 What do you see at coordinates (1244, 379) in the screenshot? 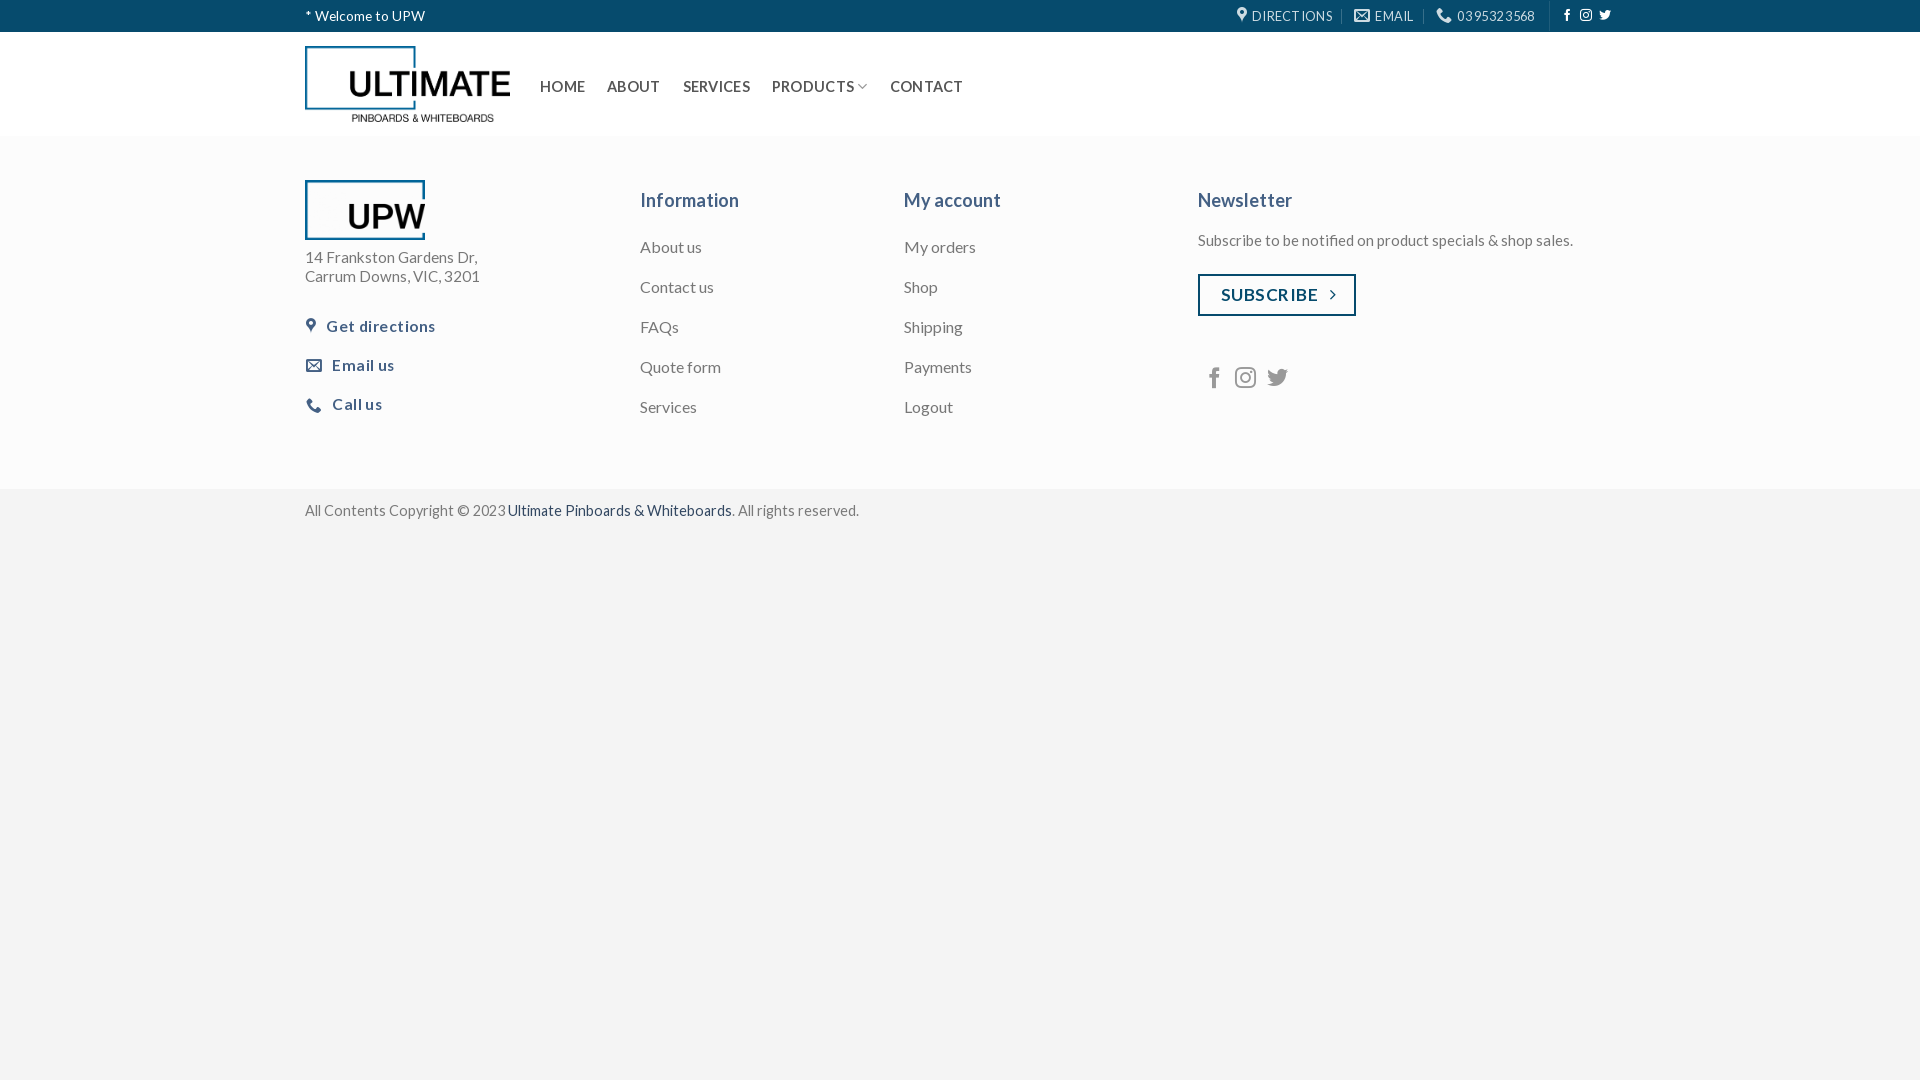
I see `'Follow on Instagram'` at bounding box center [1244, 379].